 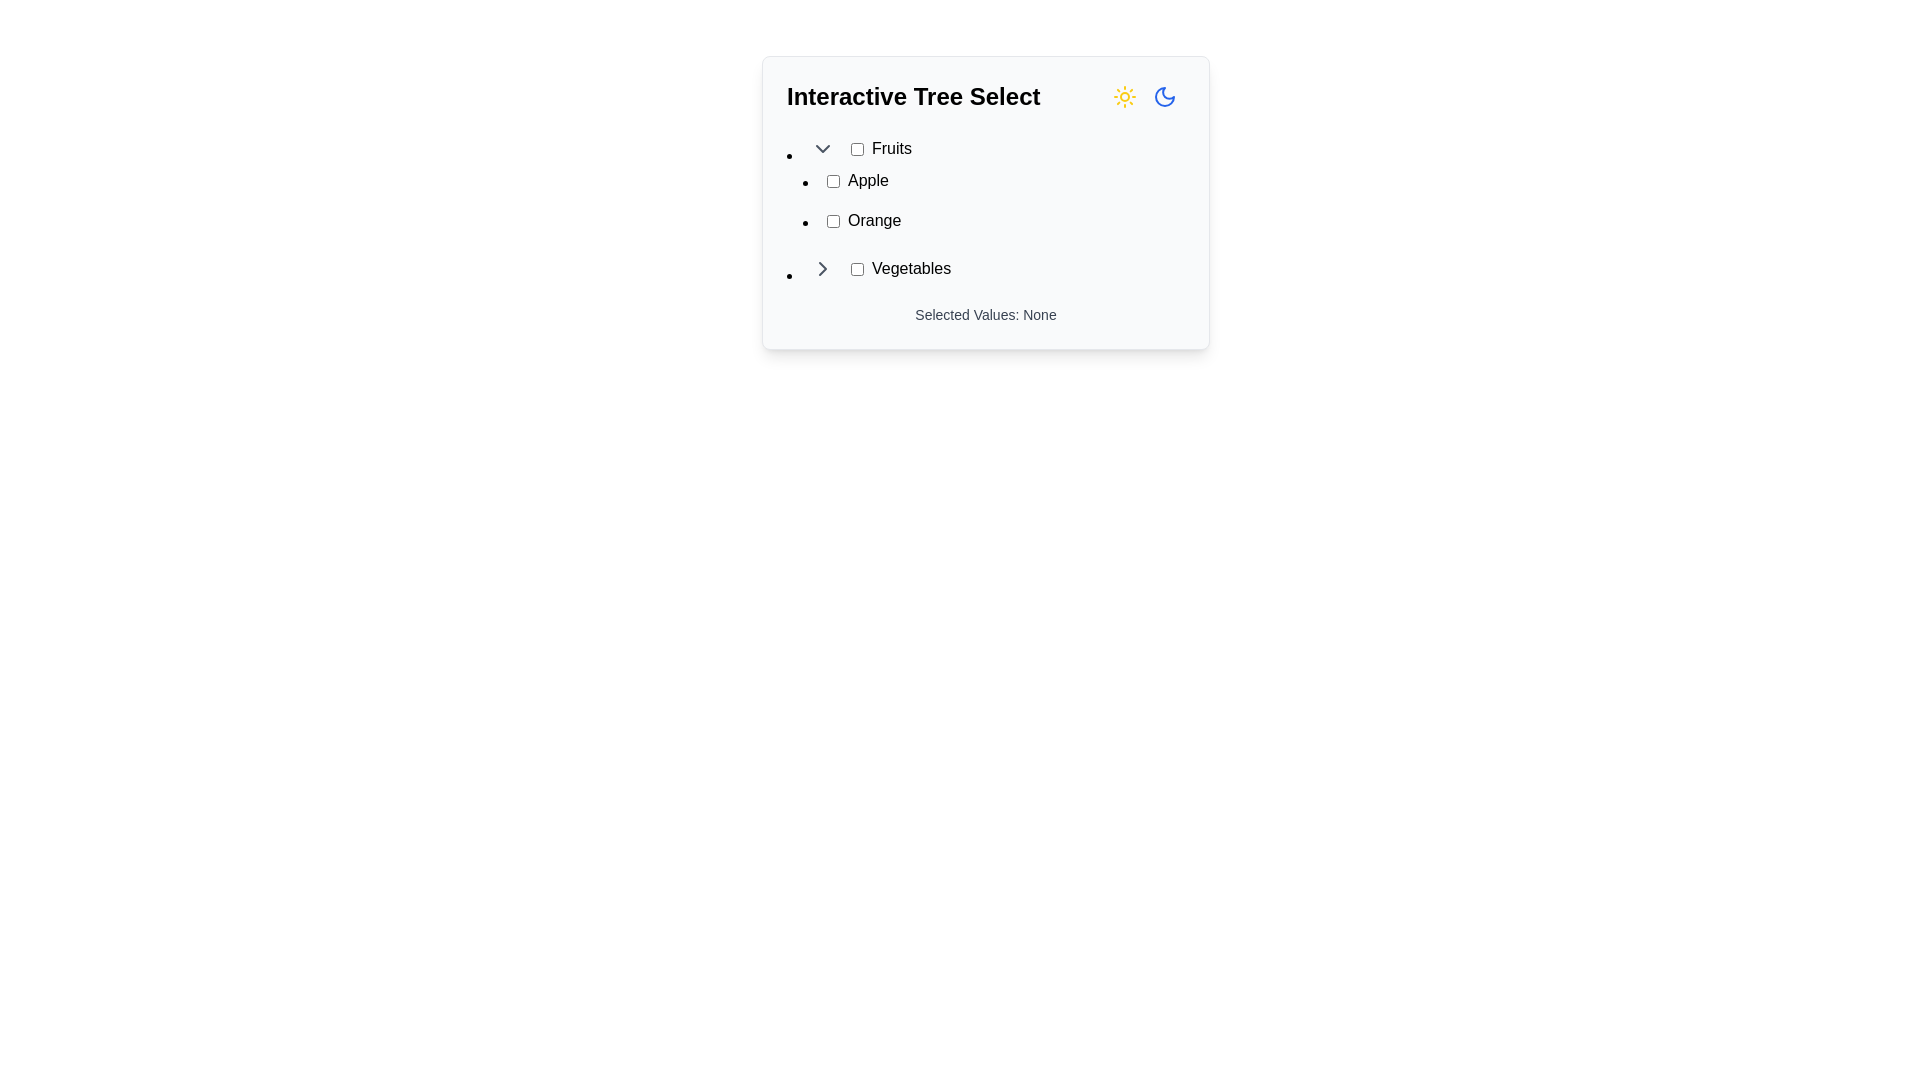 What do you see at coordinates (833, 181) in the screenshot?
I see `the unselected checkbox located to the left of the text label 'Apple' under the heading 'Interactive Tree Select'` at bounding box center [833, 181].